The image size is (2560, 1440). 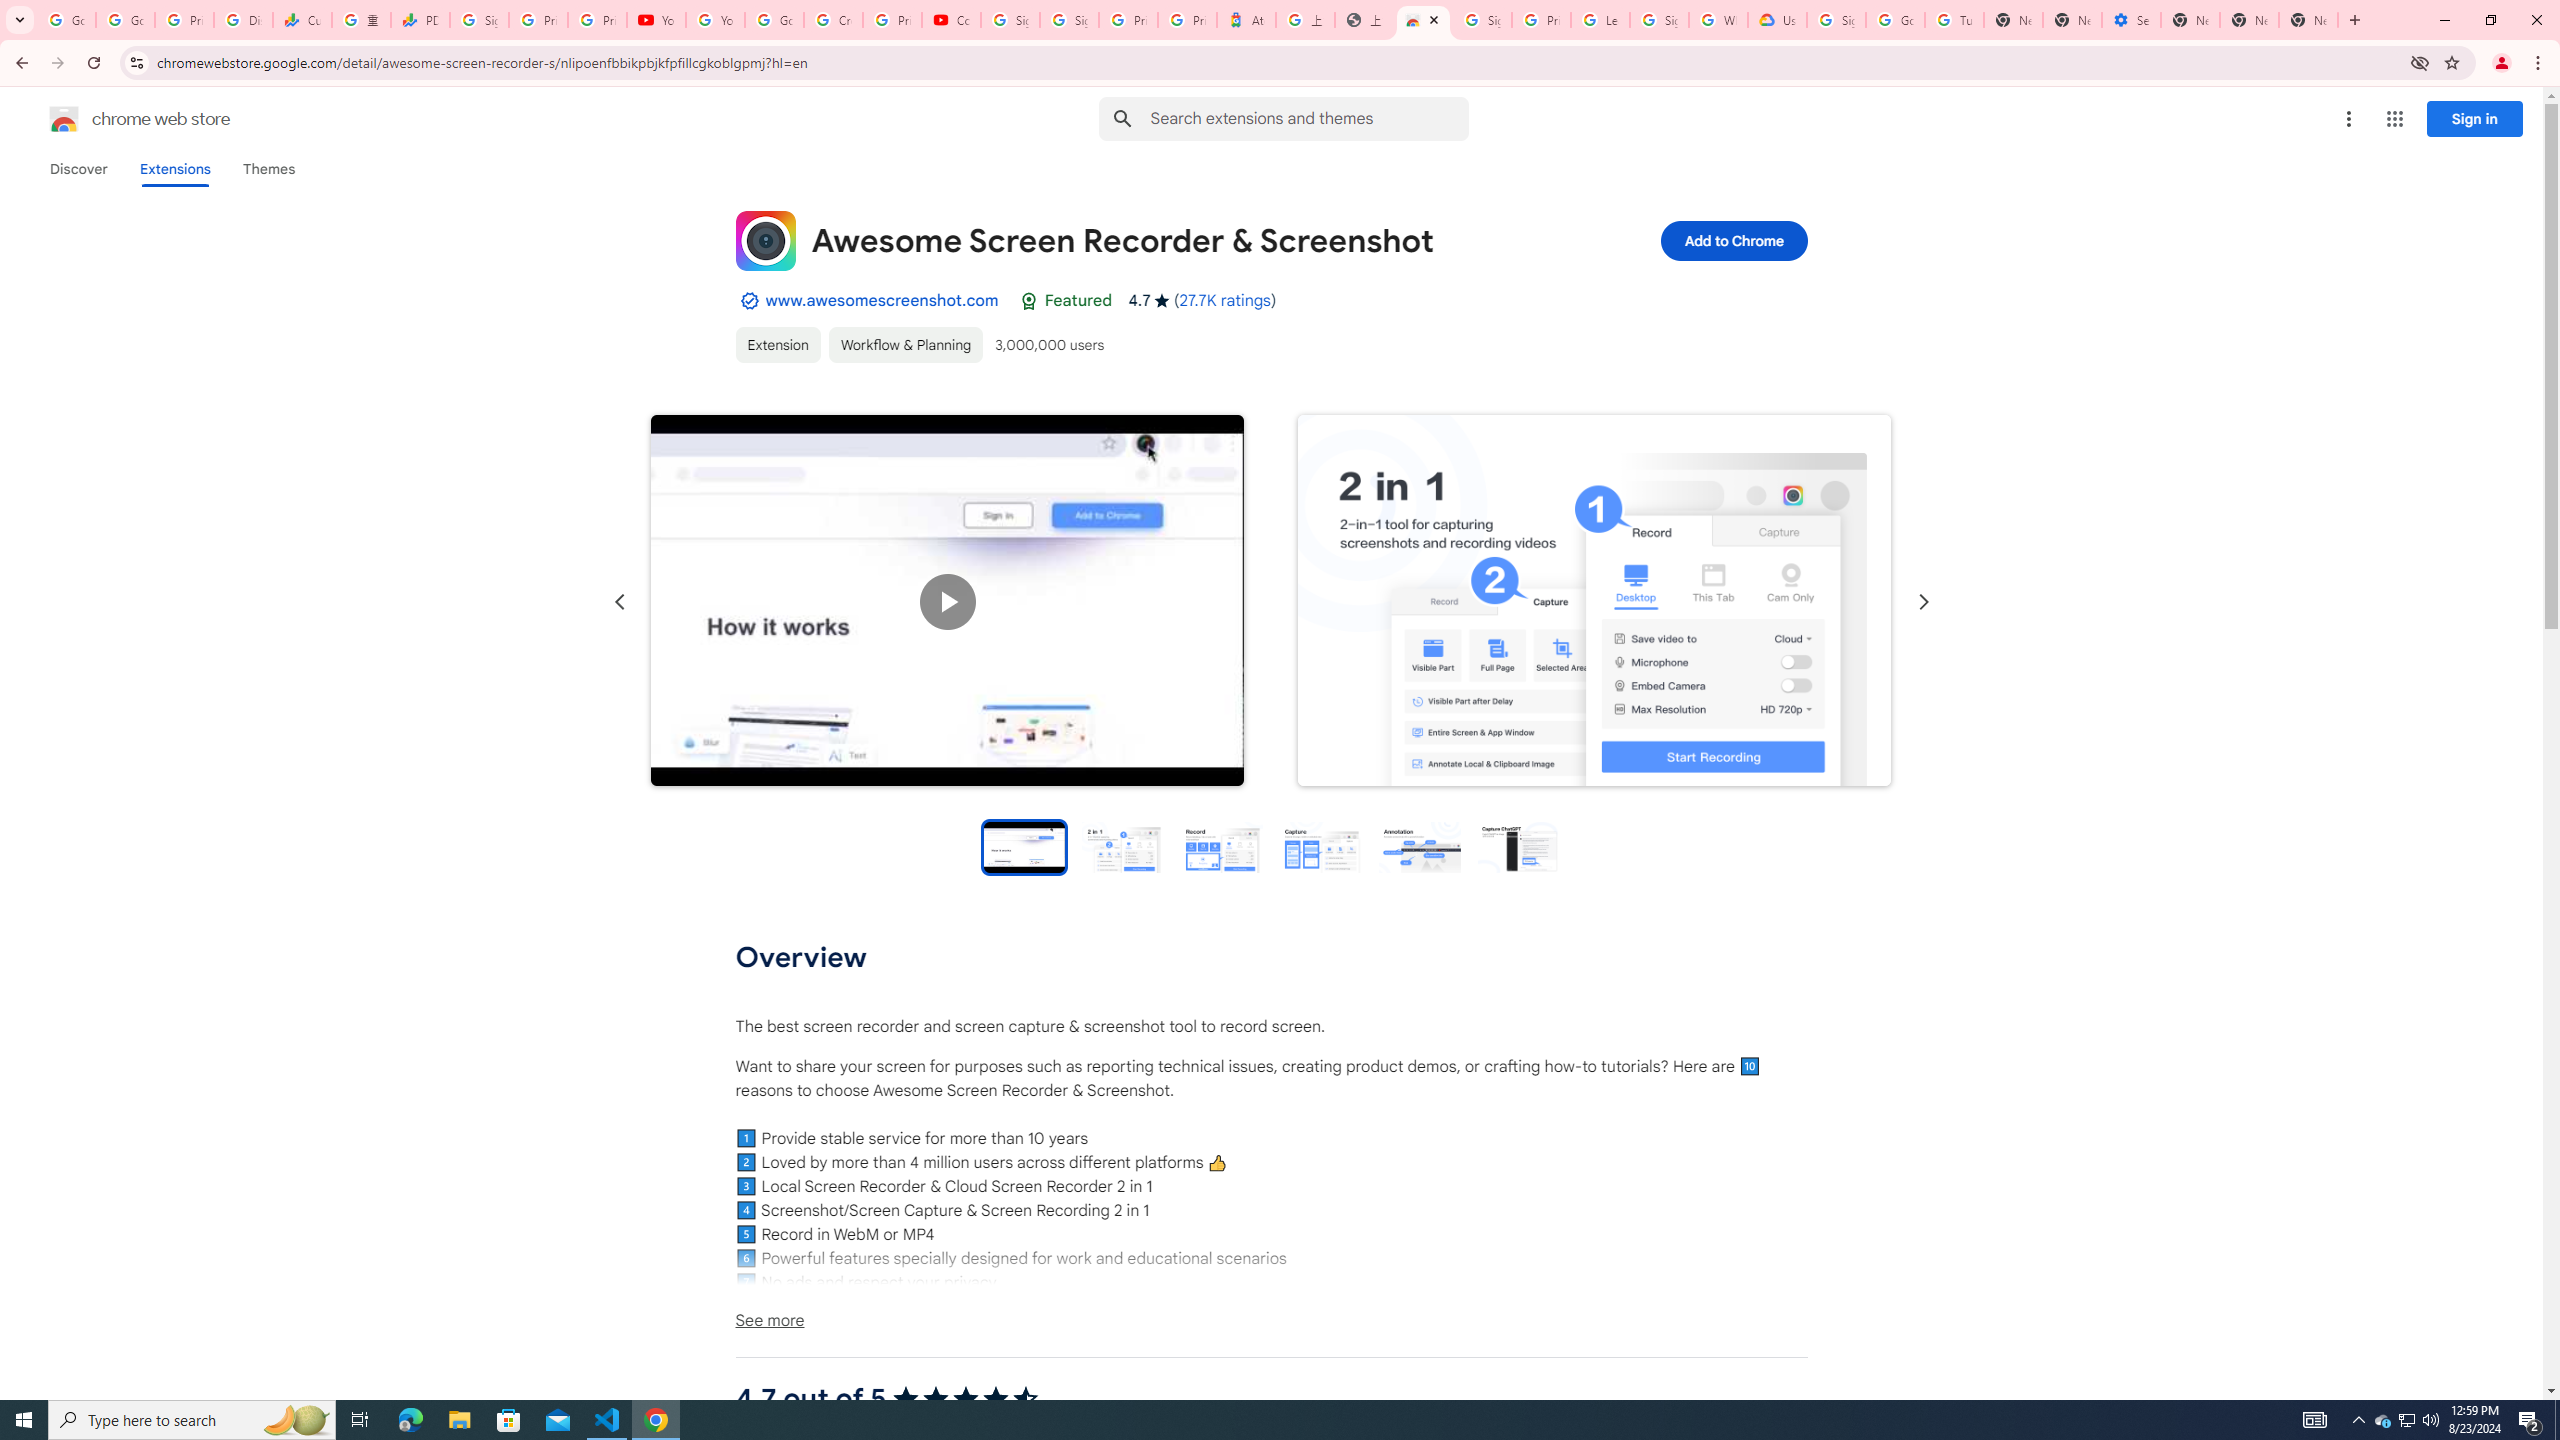 I want to click on 'Workflow & Planning', so click(x=904, y=344).